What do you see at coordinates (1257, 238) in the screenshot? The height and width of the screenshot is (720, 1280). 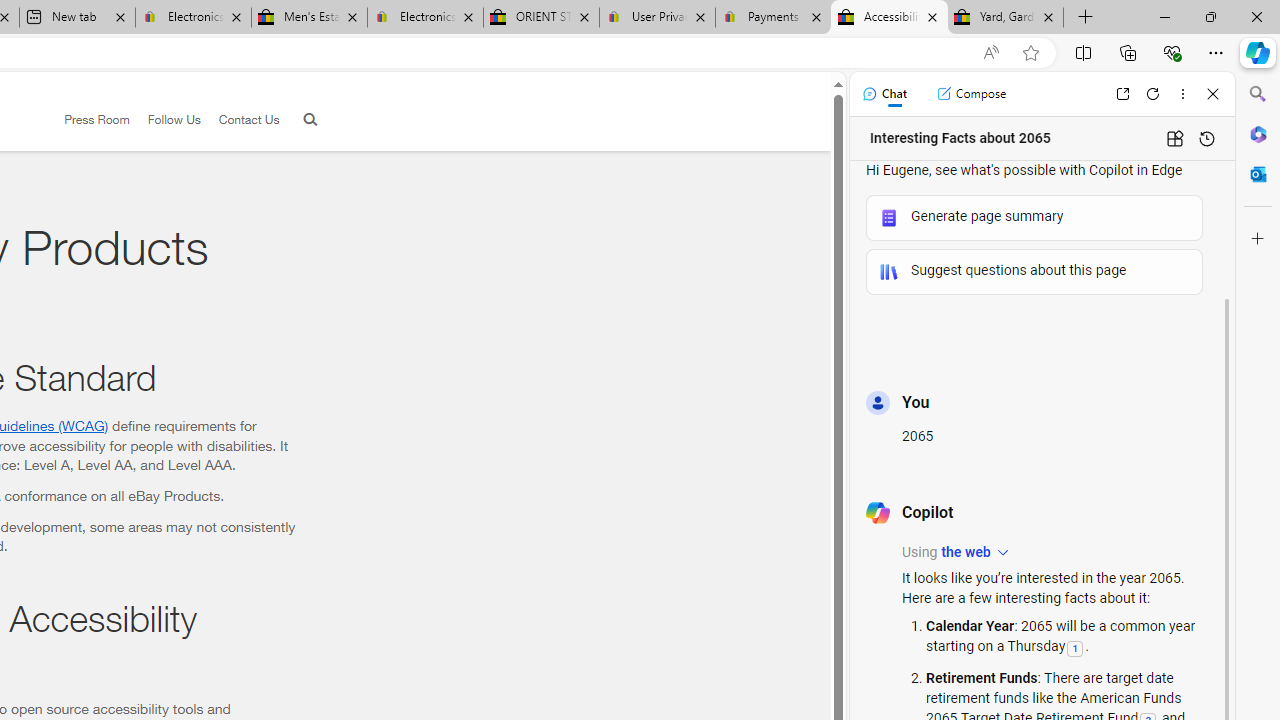 I see `'Customize'` at bounding box center [1257, 238].